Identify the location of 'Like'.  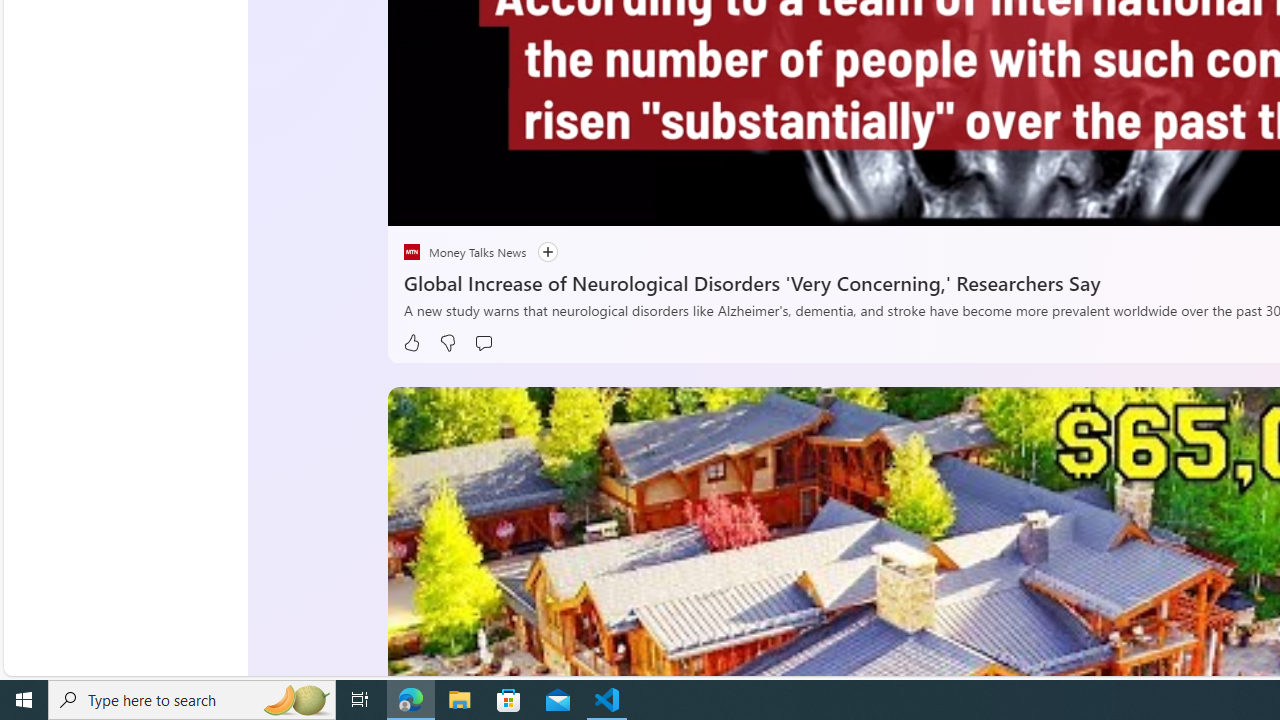
(411, 342).